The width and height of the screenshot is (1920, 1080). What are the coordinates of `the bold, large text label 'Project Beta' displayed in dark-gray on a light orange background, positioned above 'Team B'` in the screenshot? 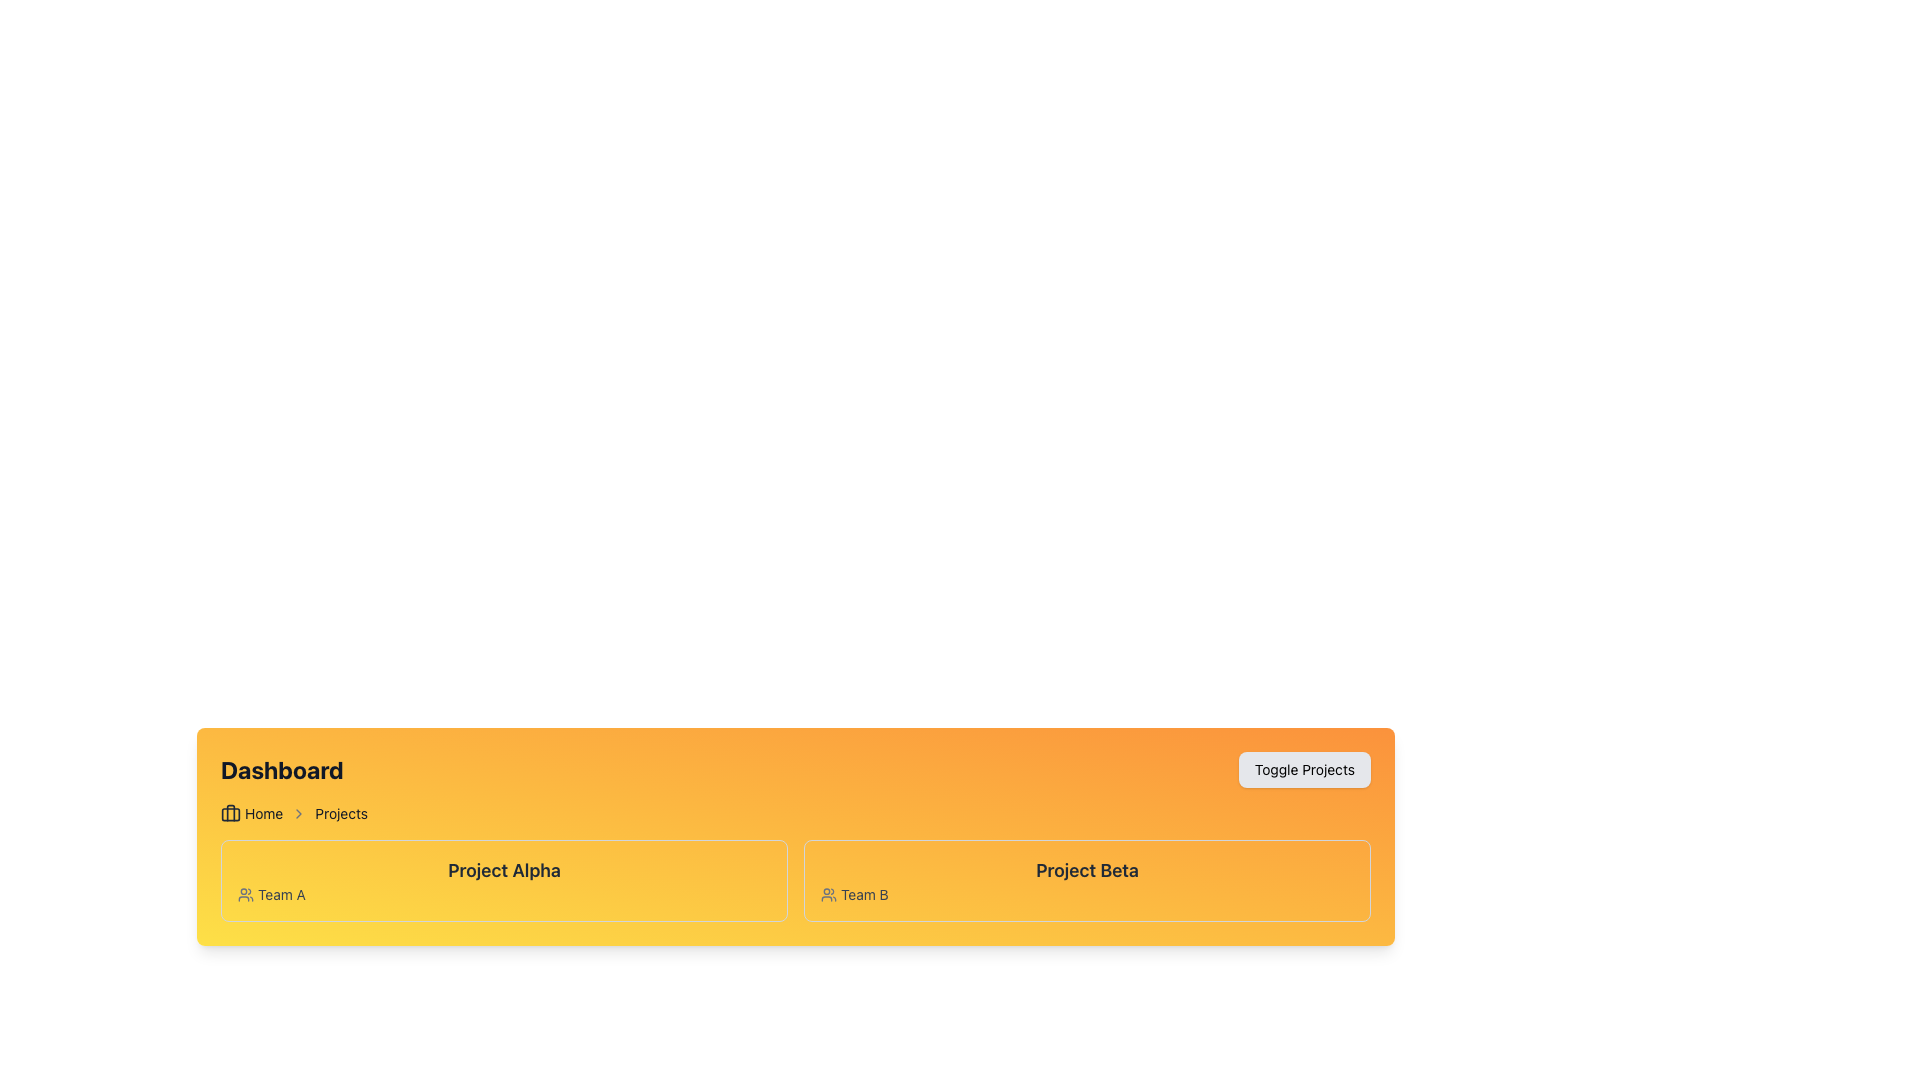 It's located at (1086, 870).